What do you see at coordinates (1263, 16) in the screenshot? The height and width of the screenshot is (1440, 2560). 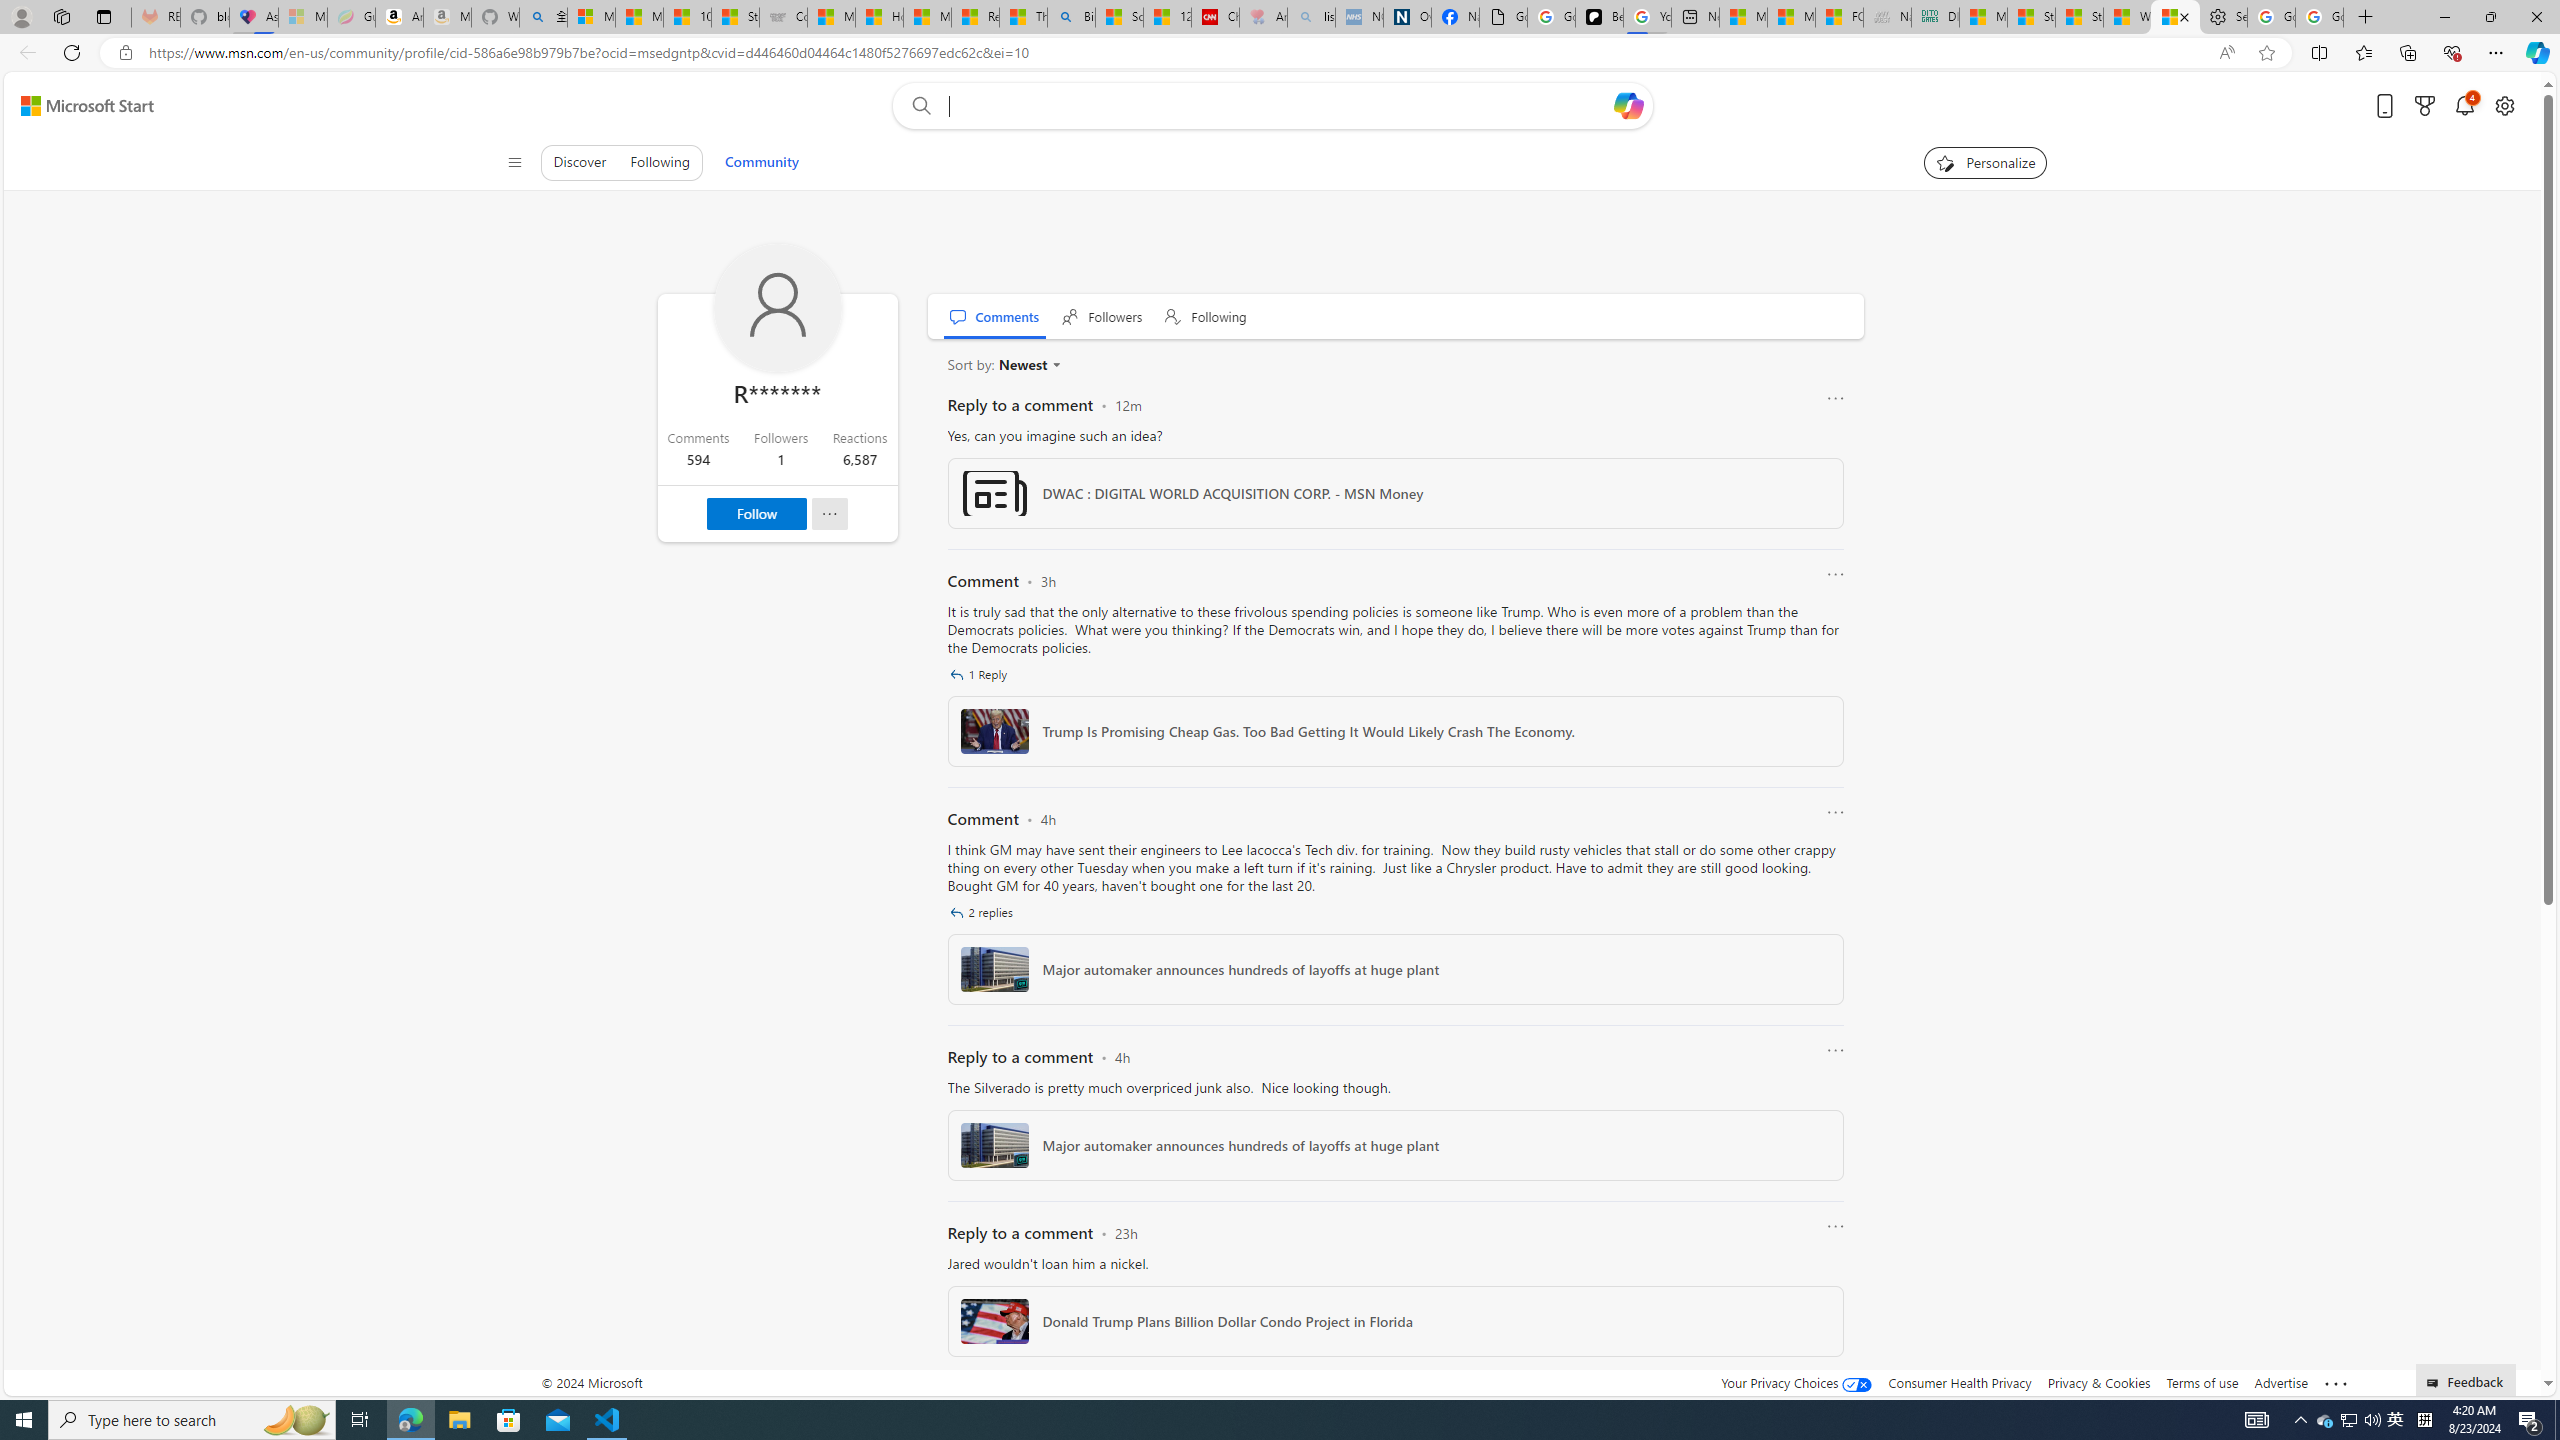 I see `'Arthritis: Ask Health Professionals - Sleeping'` at bounding box center [1263, 16].